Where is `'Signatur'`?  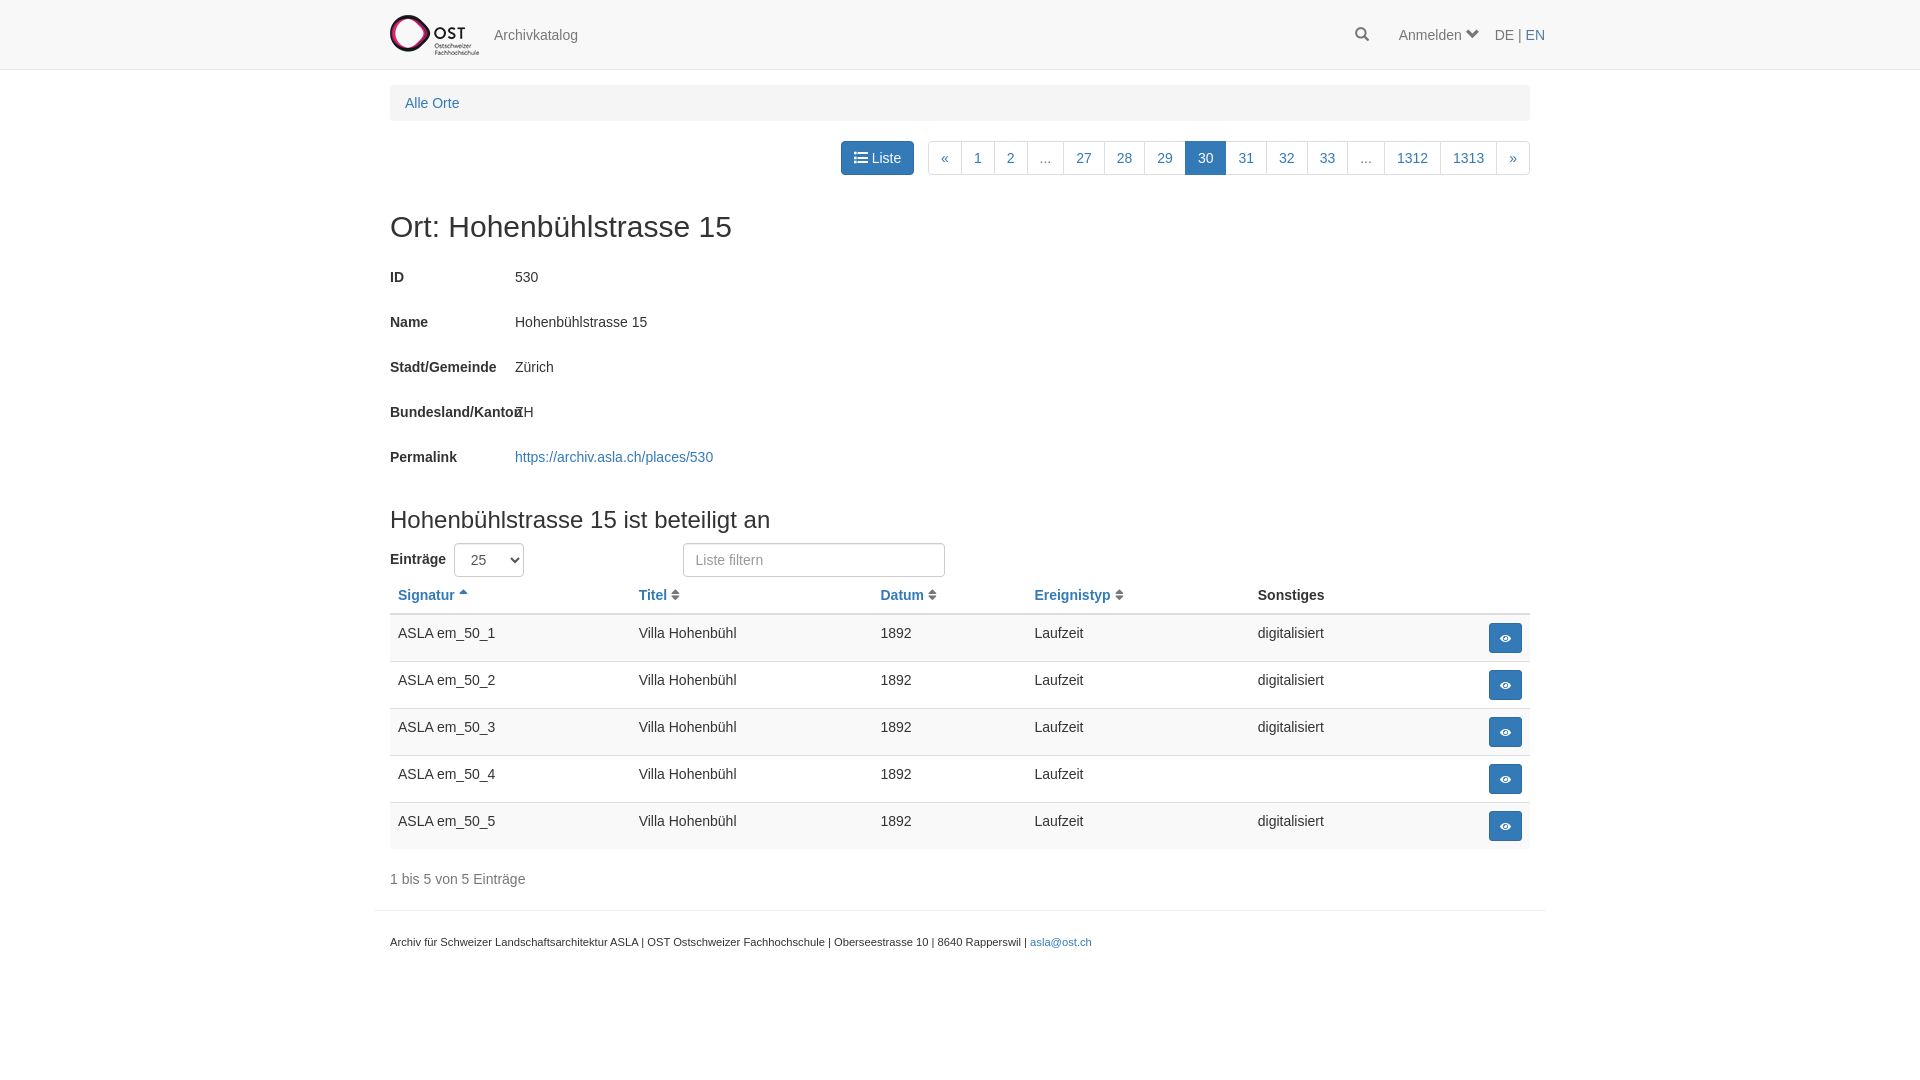
'Signatur' is located at coordinates (431, 593).